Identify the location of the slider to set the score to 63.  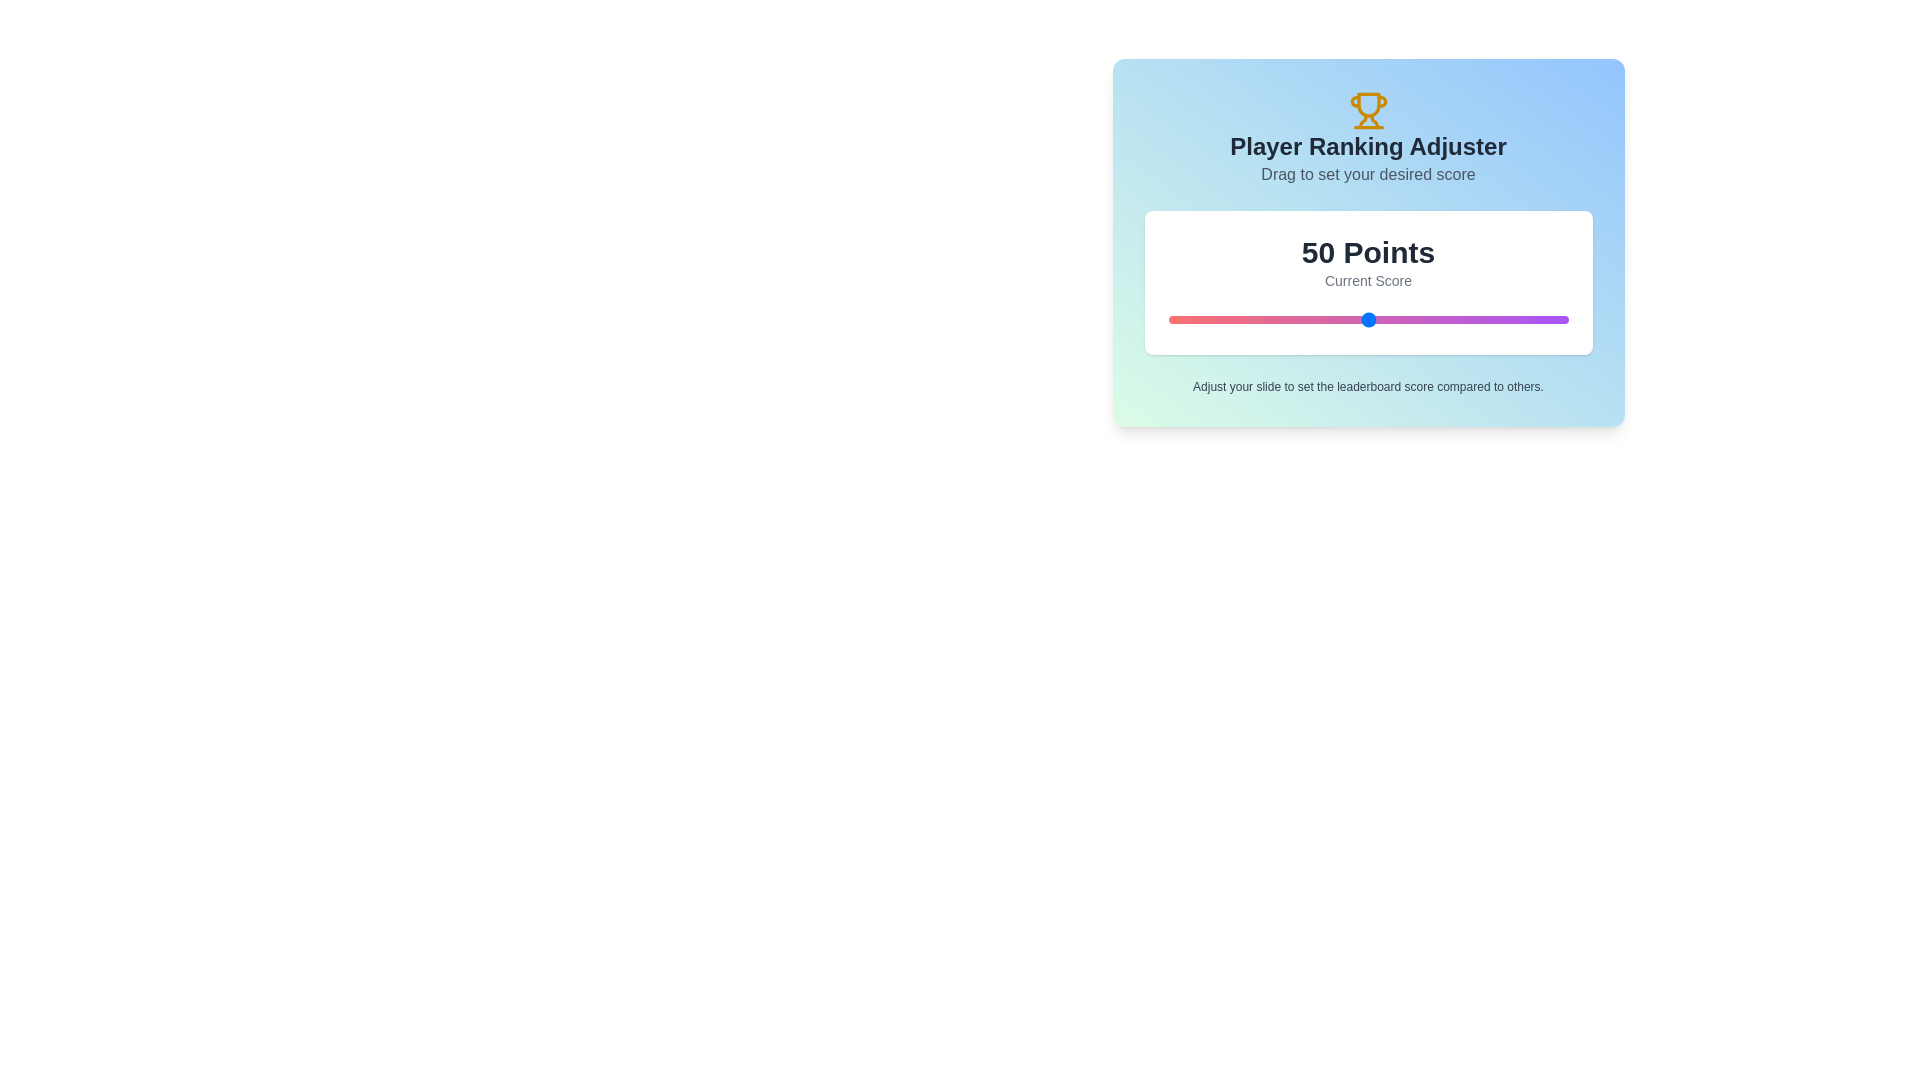
(1419, 319).